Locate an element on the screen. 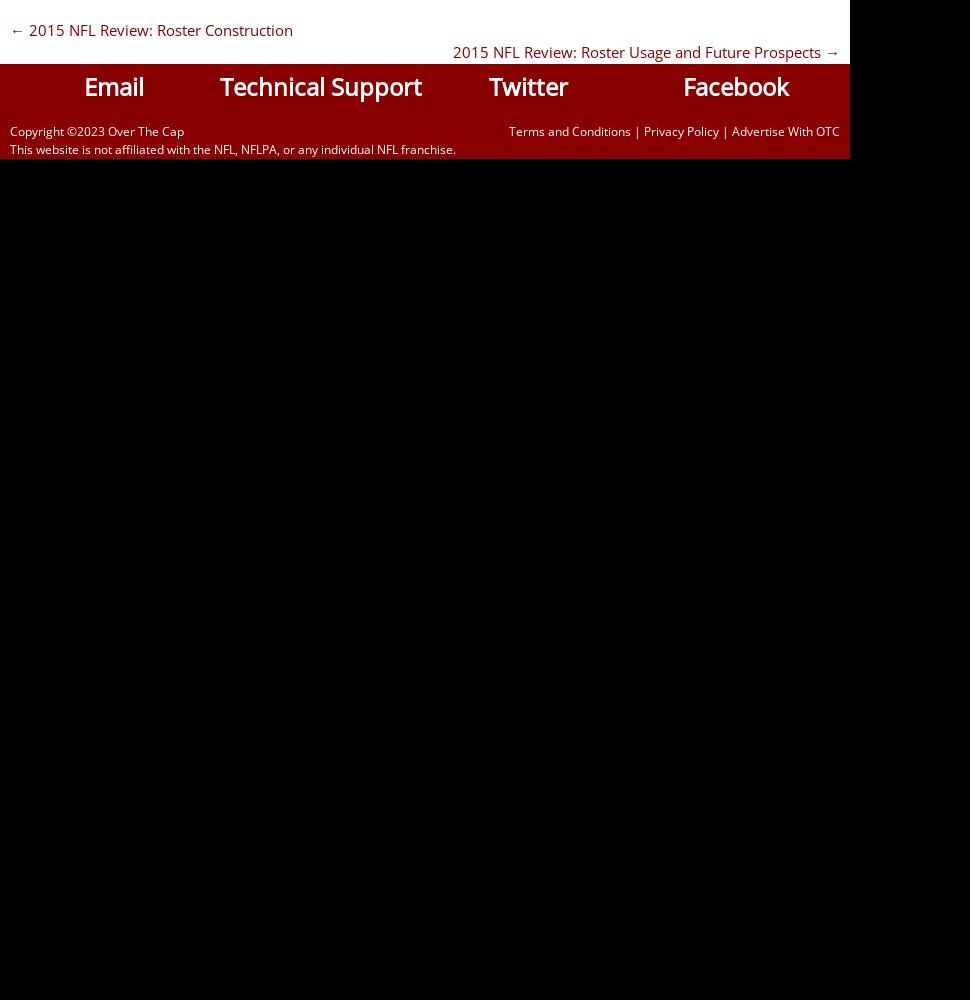  'Privacy Policy' is located at coordinates (642, 130).